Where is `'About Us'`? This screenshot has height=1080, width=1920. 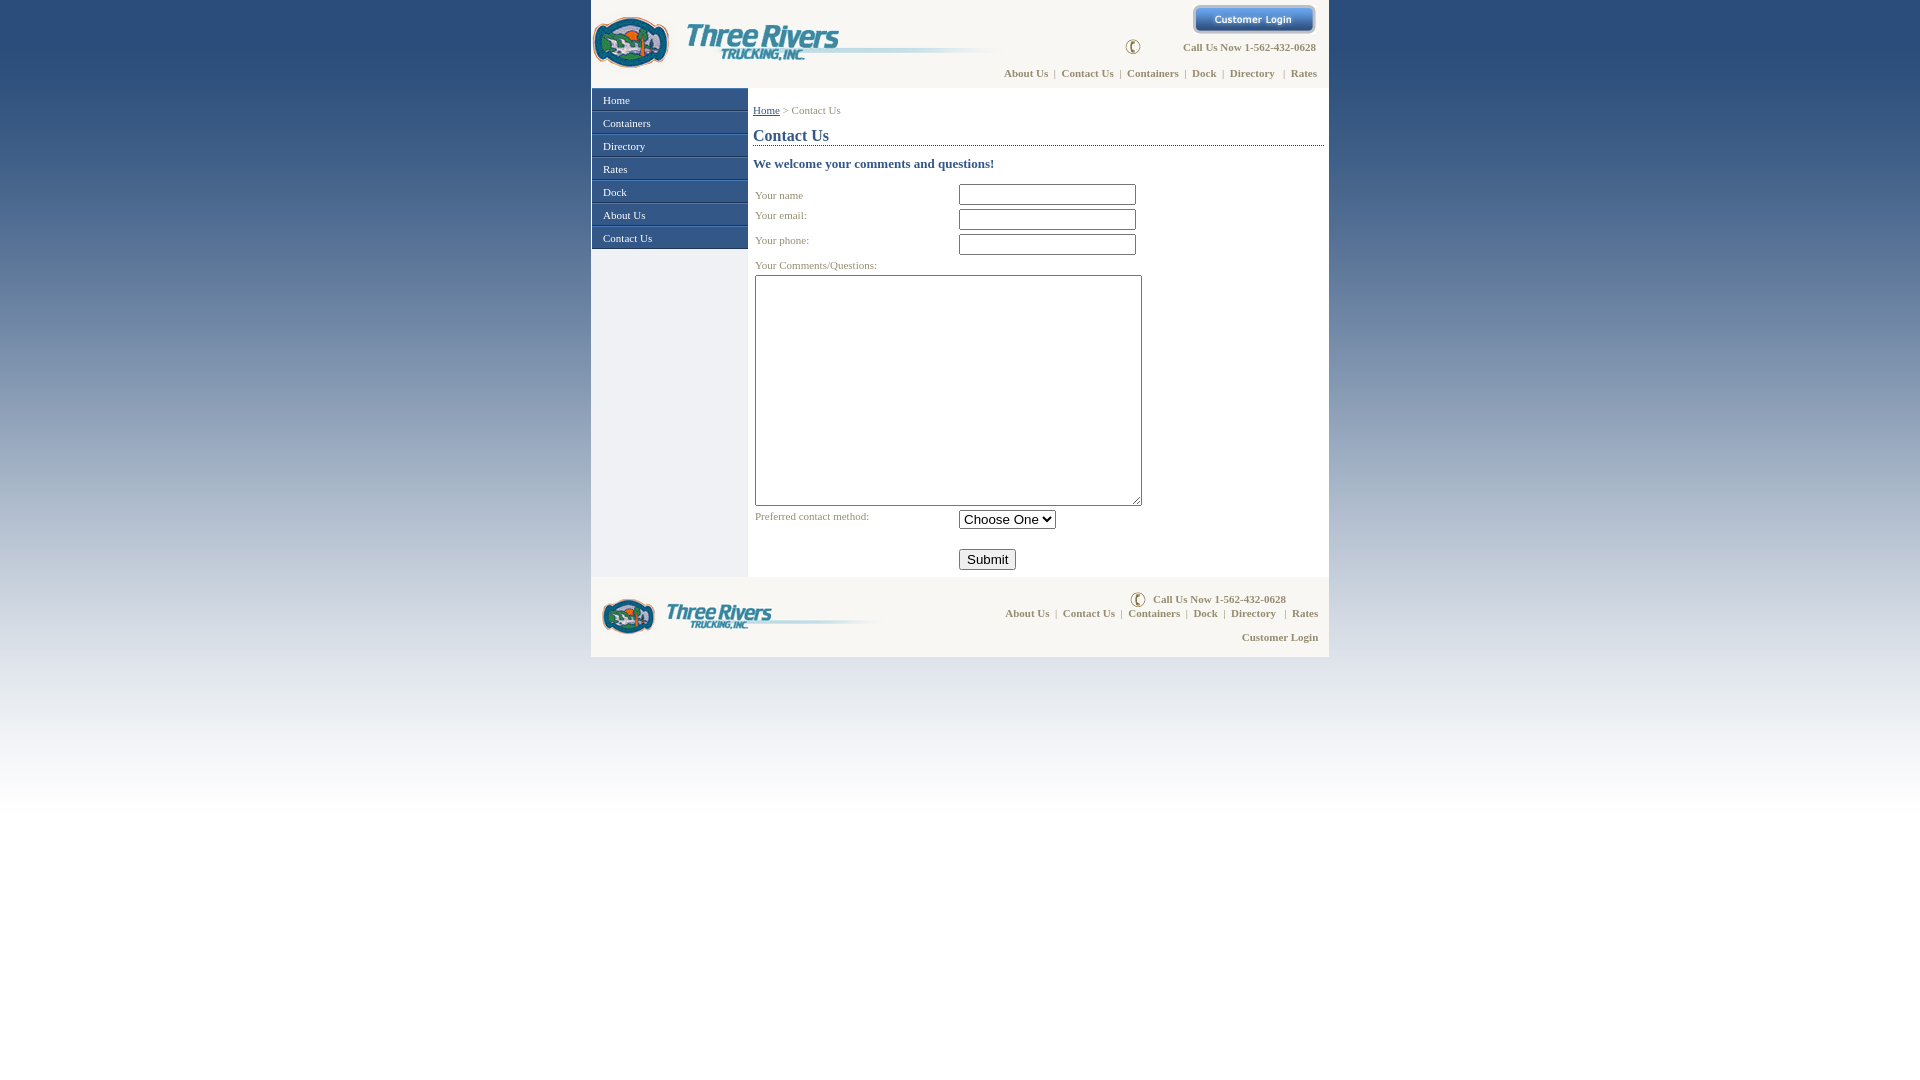
'About Us' is located at coordinates (1026, 71).